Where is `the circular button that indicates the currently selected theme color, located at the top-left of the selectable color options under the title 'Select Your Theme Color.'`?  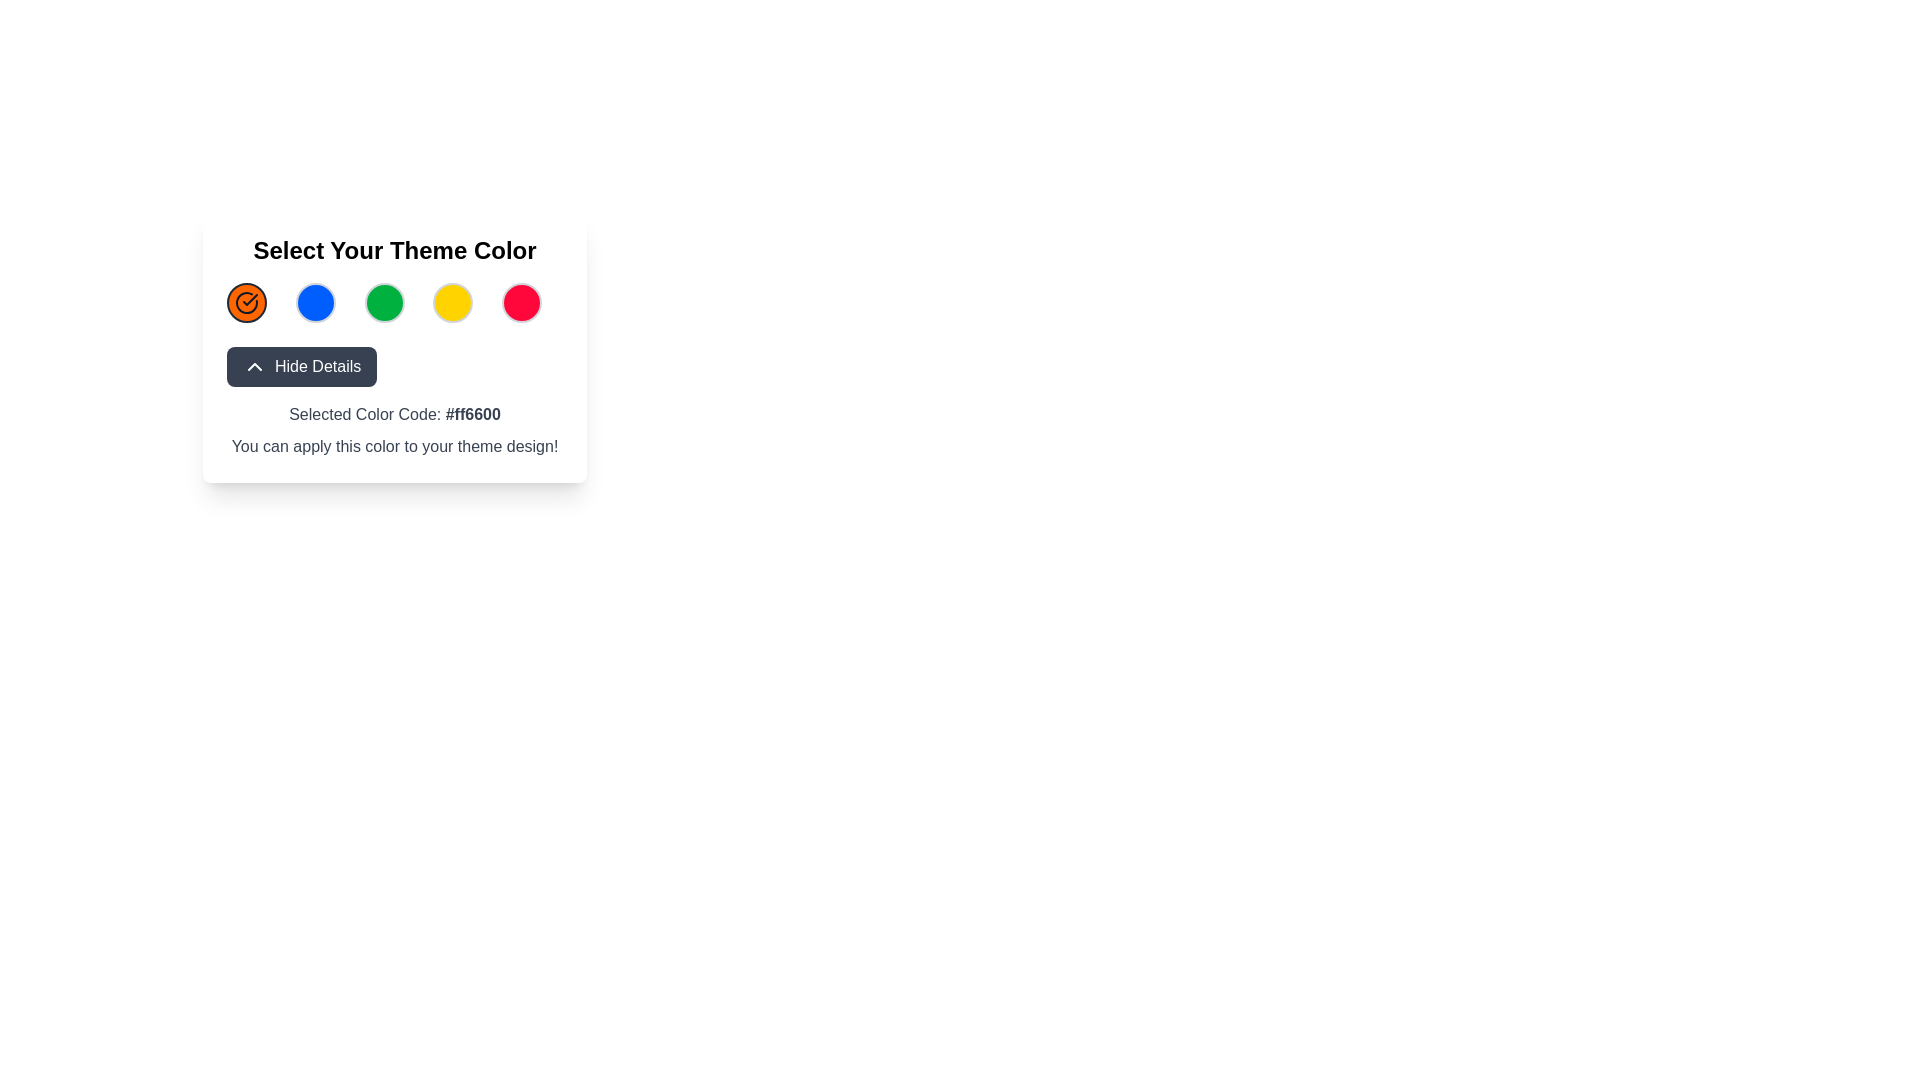
the circular button that indicates the currently selected theme color, located at the top-left of the selectable color options under the title 'Select Your Theme Color.' is located at coordinates (245, 303).